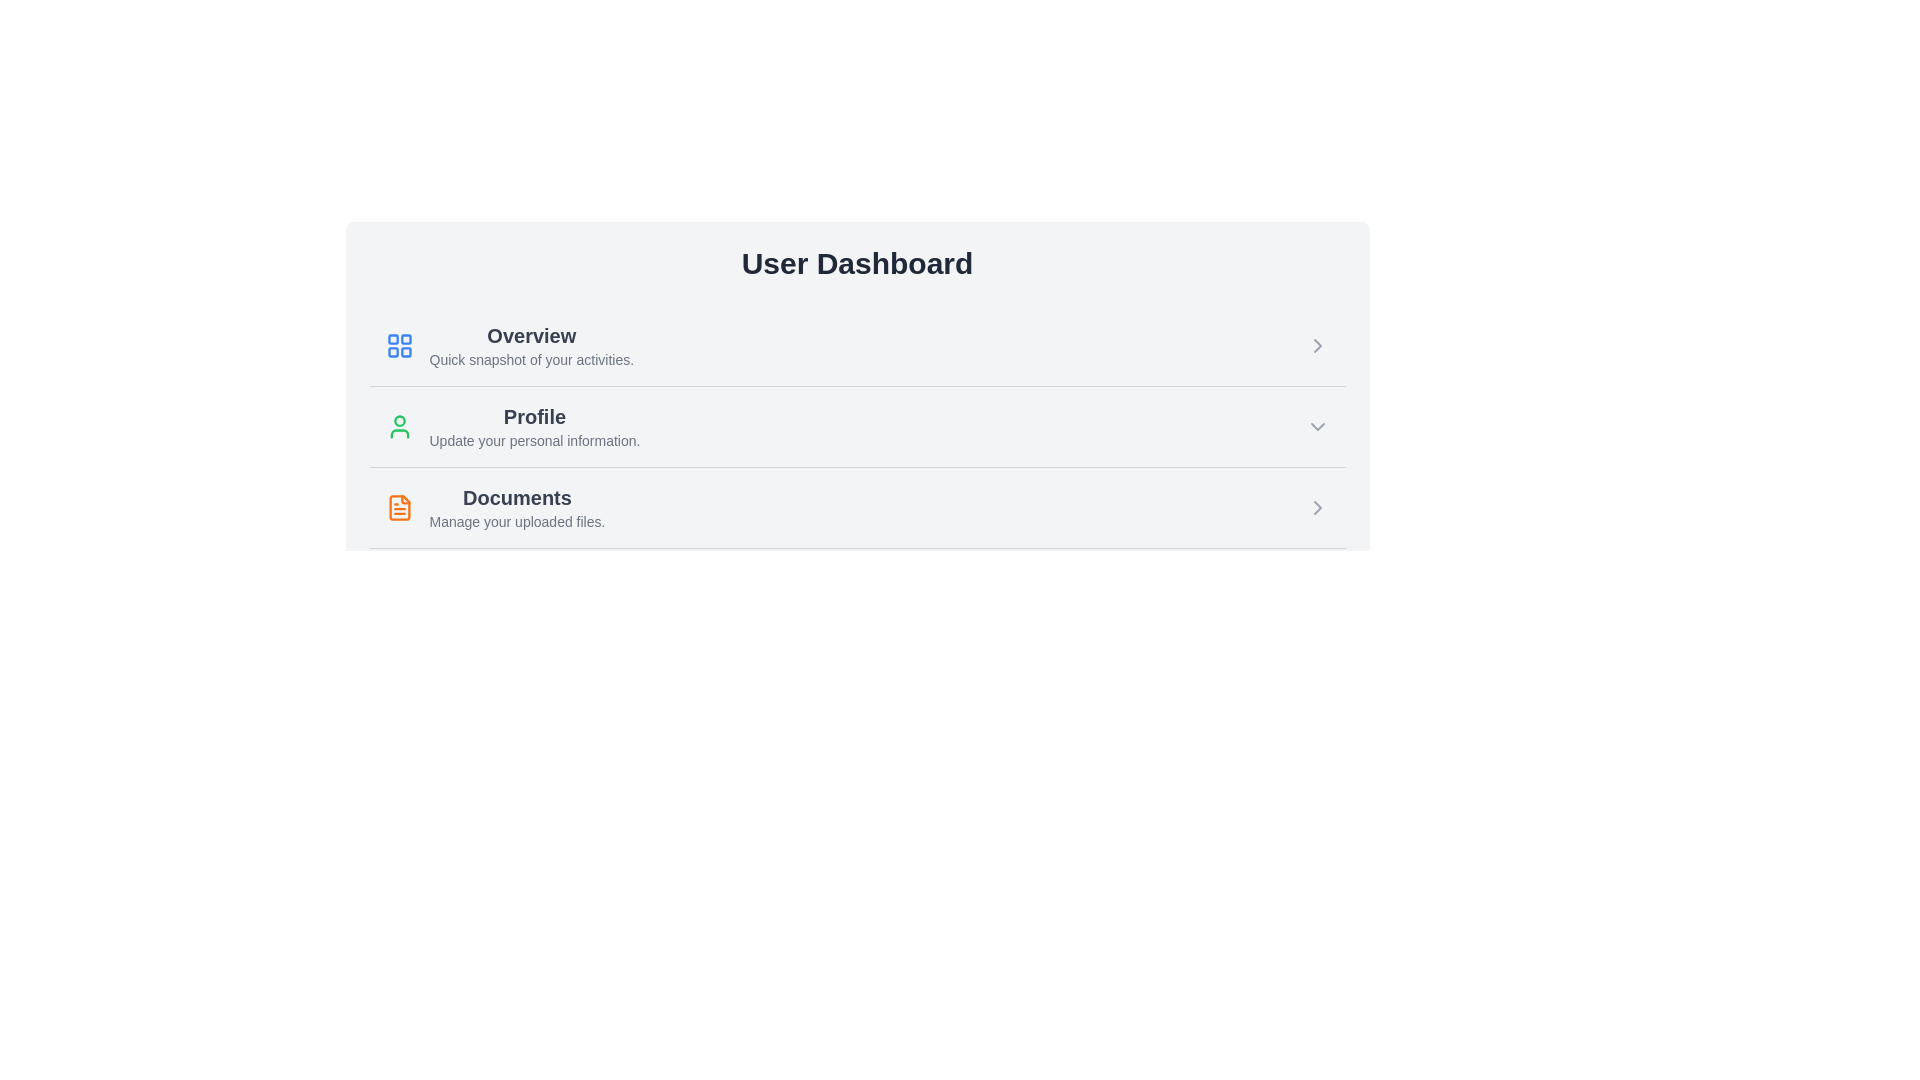  What do you see at coordinates (531, 334) in the screenshot?
I see `the 'Overview' text label in bold, dark gray font located in the upper-left quadrant of the User Dashboard interface` at bounding box center [531, 334].